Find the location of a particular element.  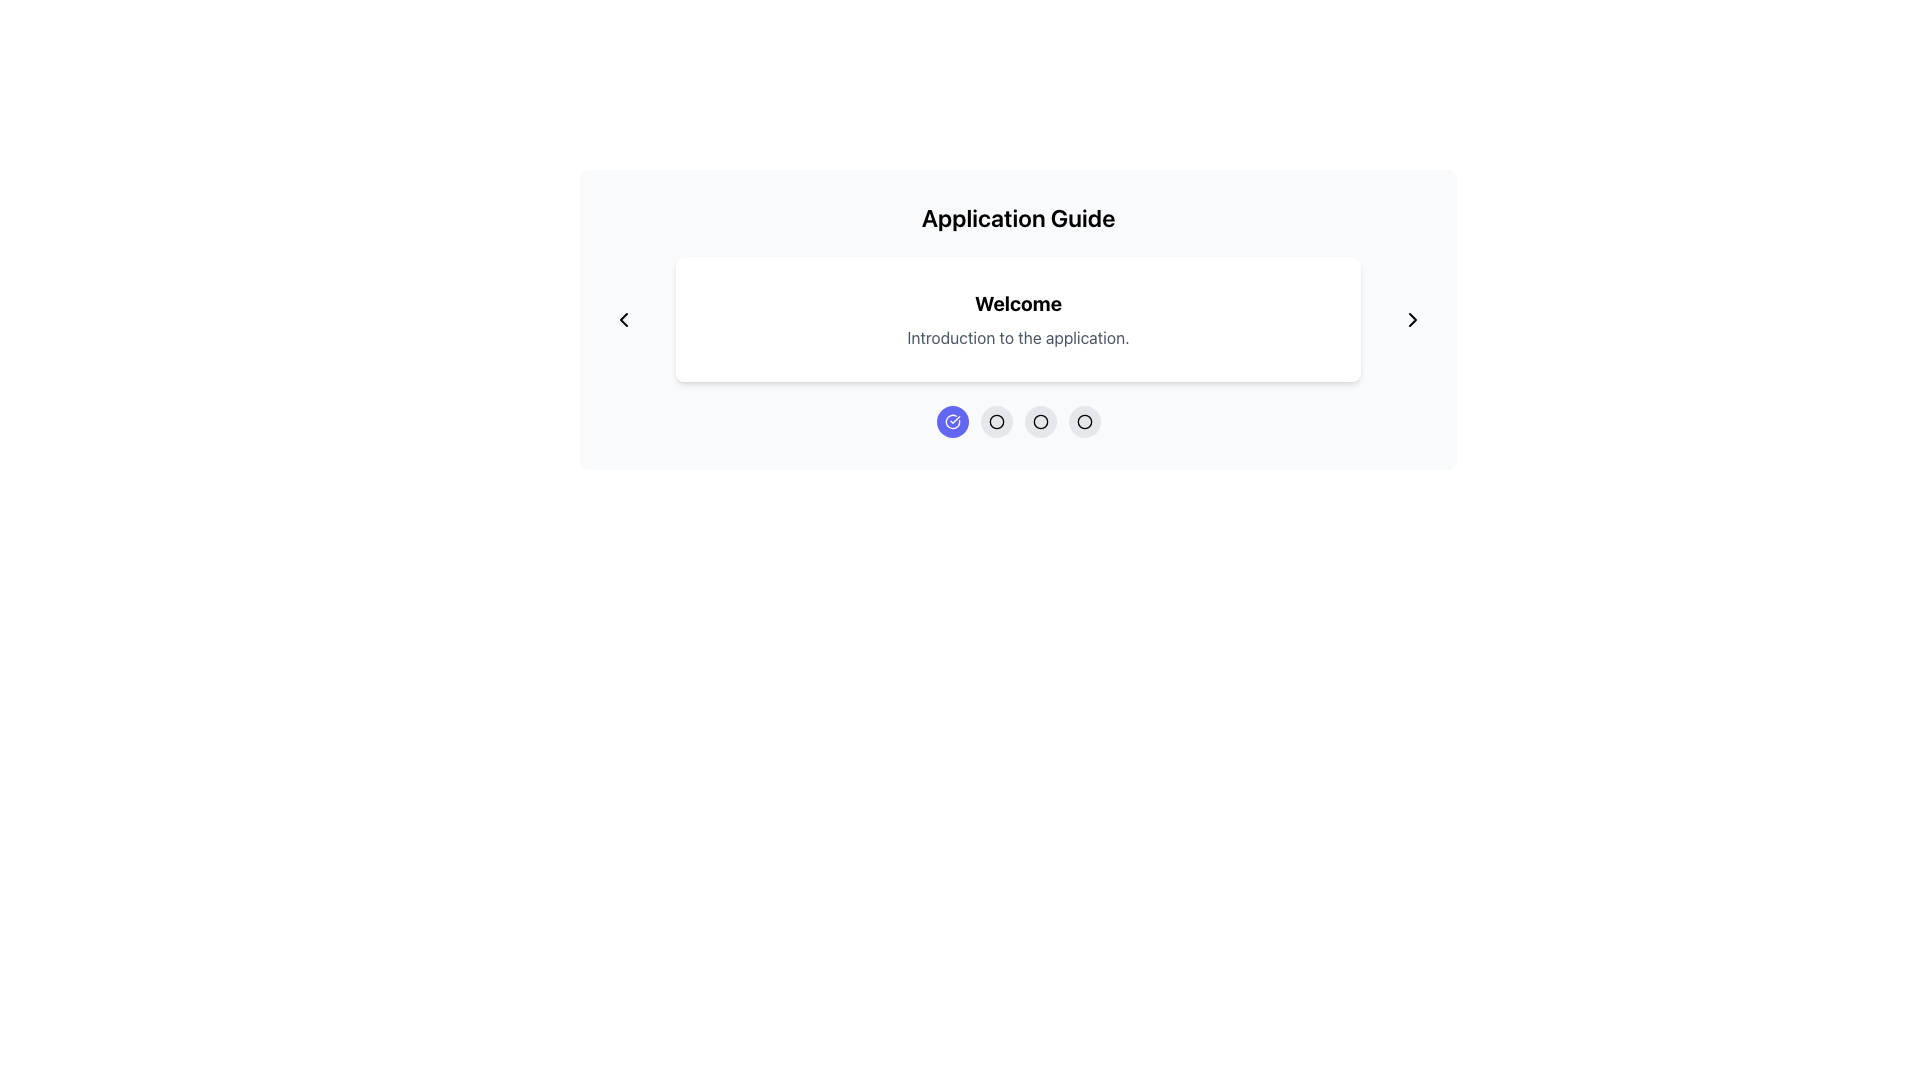

the vibrant purple circular icon indicator with a white checkmark is located at coordinates (951, 420).